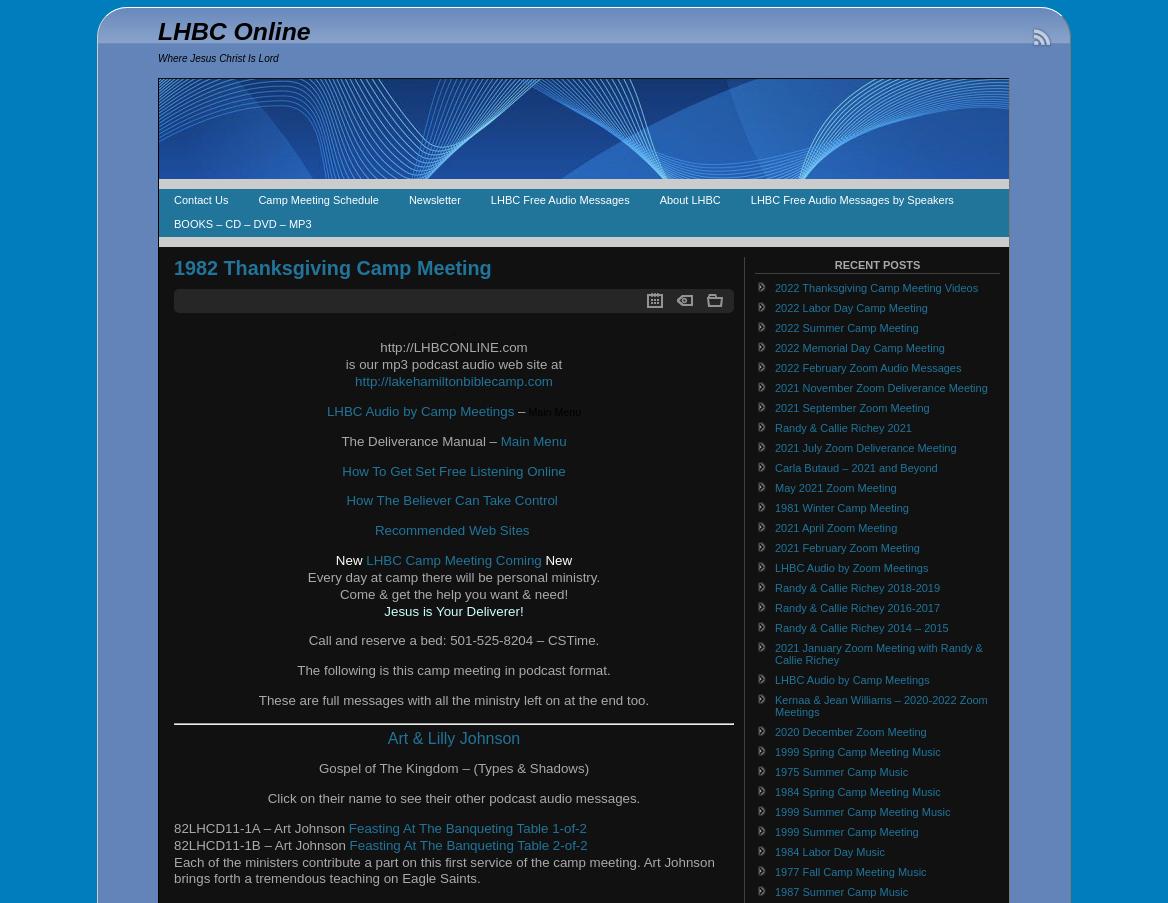 The width and height of the screenshot is (1168, 903). I want to click on '1999 Summer Camp Meeting', so click(774, 830).